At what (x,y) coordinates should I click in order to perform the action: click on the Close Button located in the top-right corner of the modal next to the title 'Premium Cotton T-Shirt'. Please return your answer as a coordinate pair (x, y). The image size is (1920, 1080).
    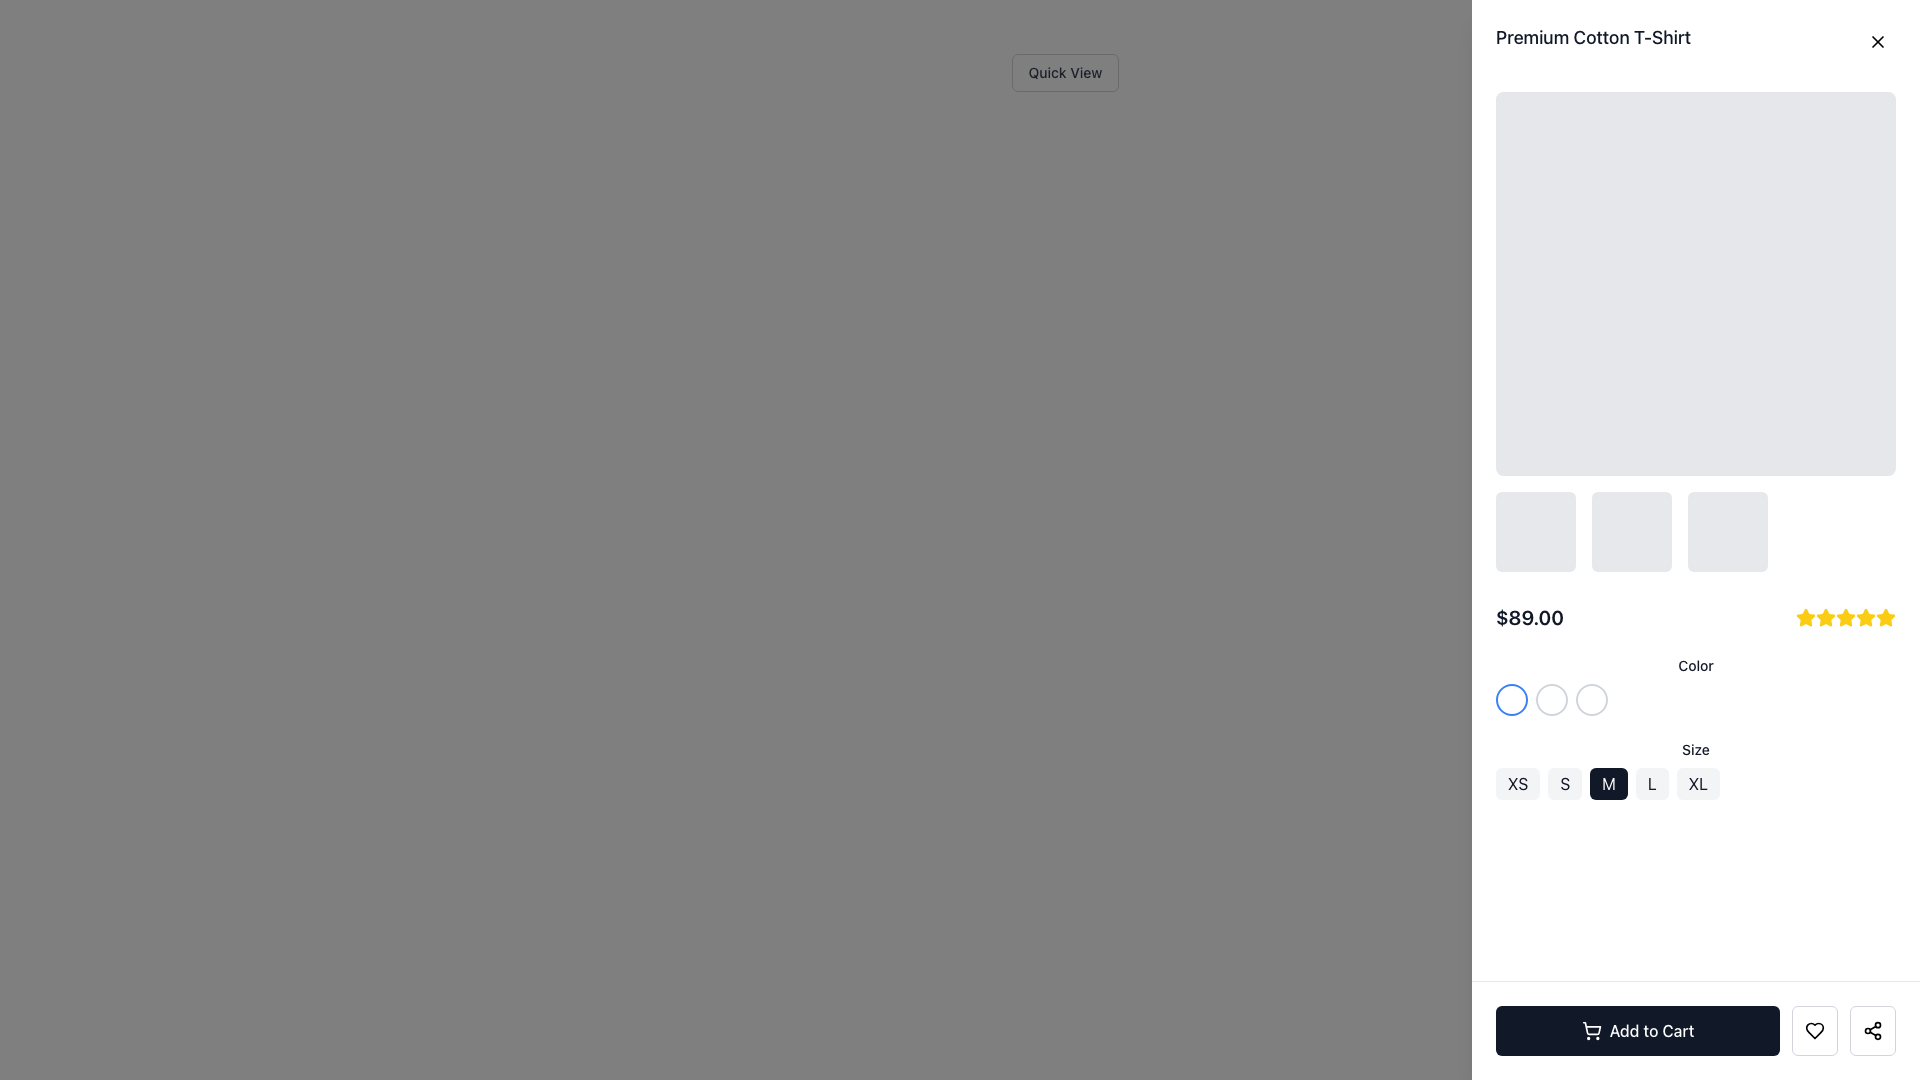
    Looking at the image, I should click on (1876, 42).